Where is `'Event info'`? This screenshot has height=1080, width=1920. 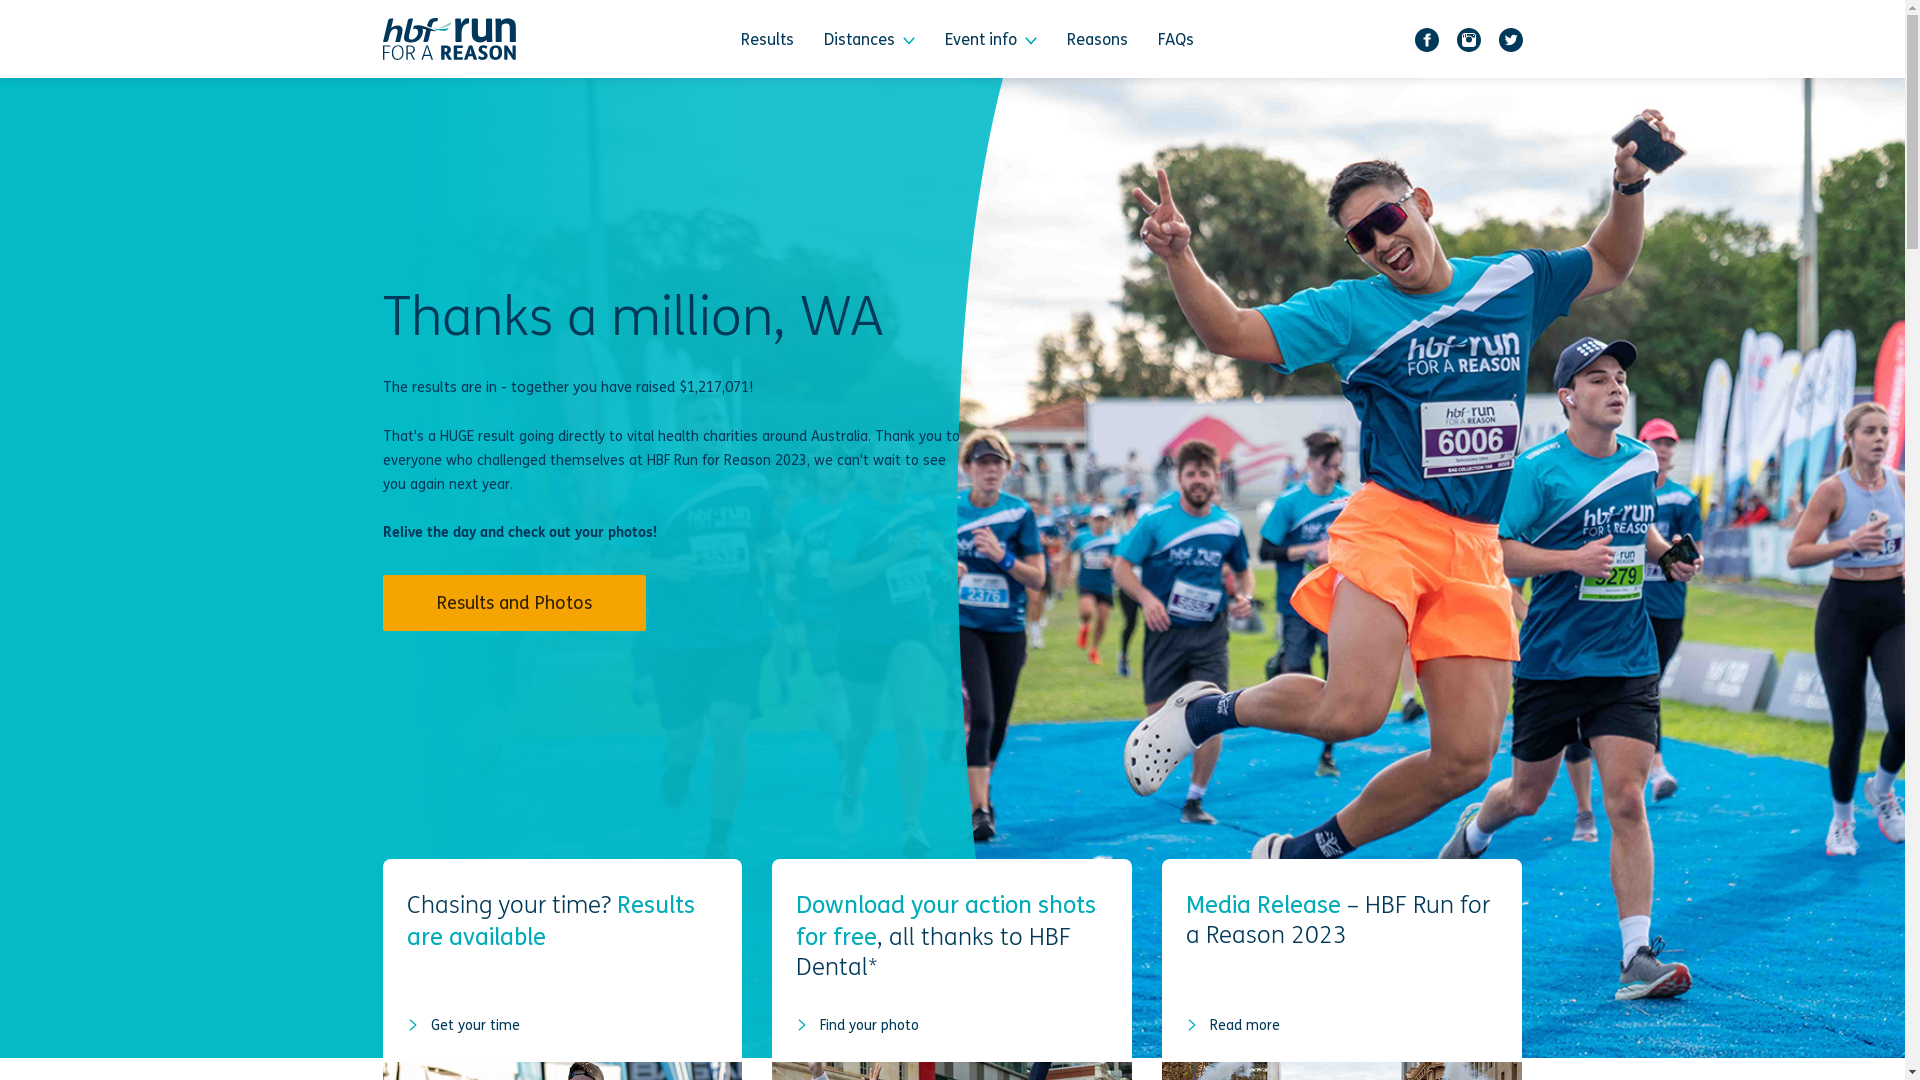 'Event info' is located at coordinates (990, 38).